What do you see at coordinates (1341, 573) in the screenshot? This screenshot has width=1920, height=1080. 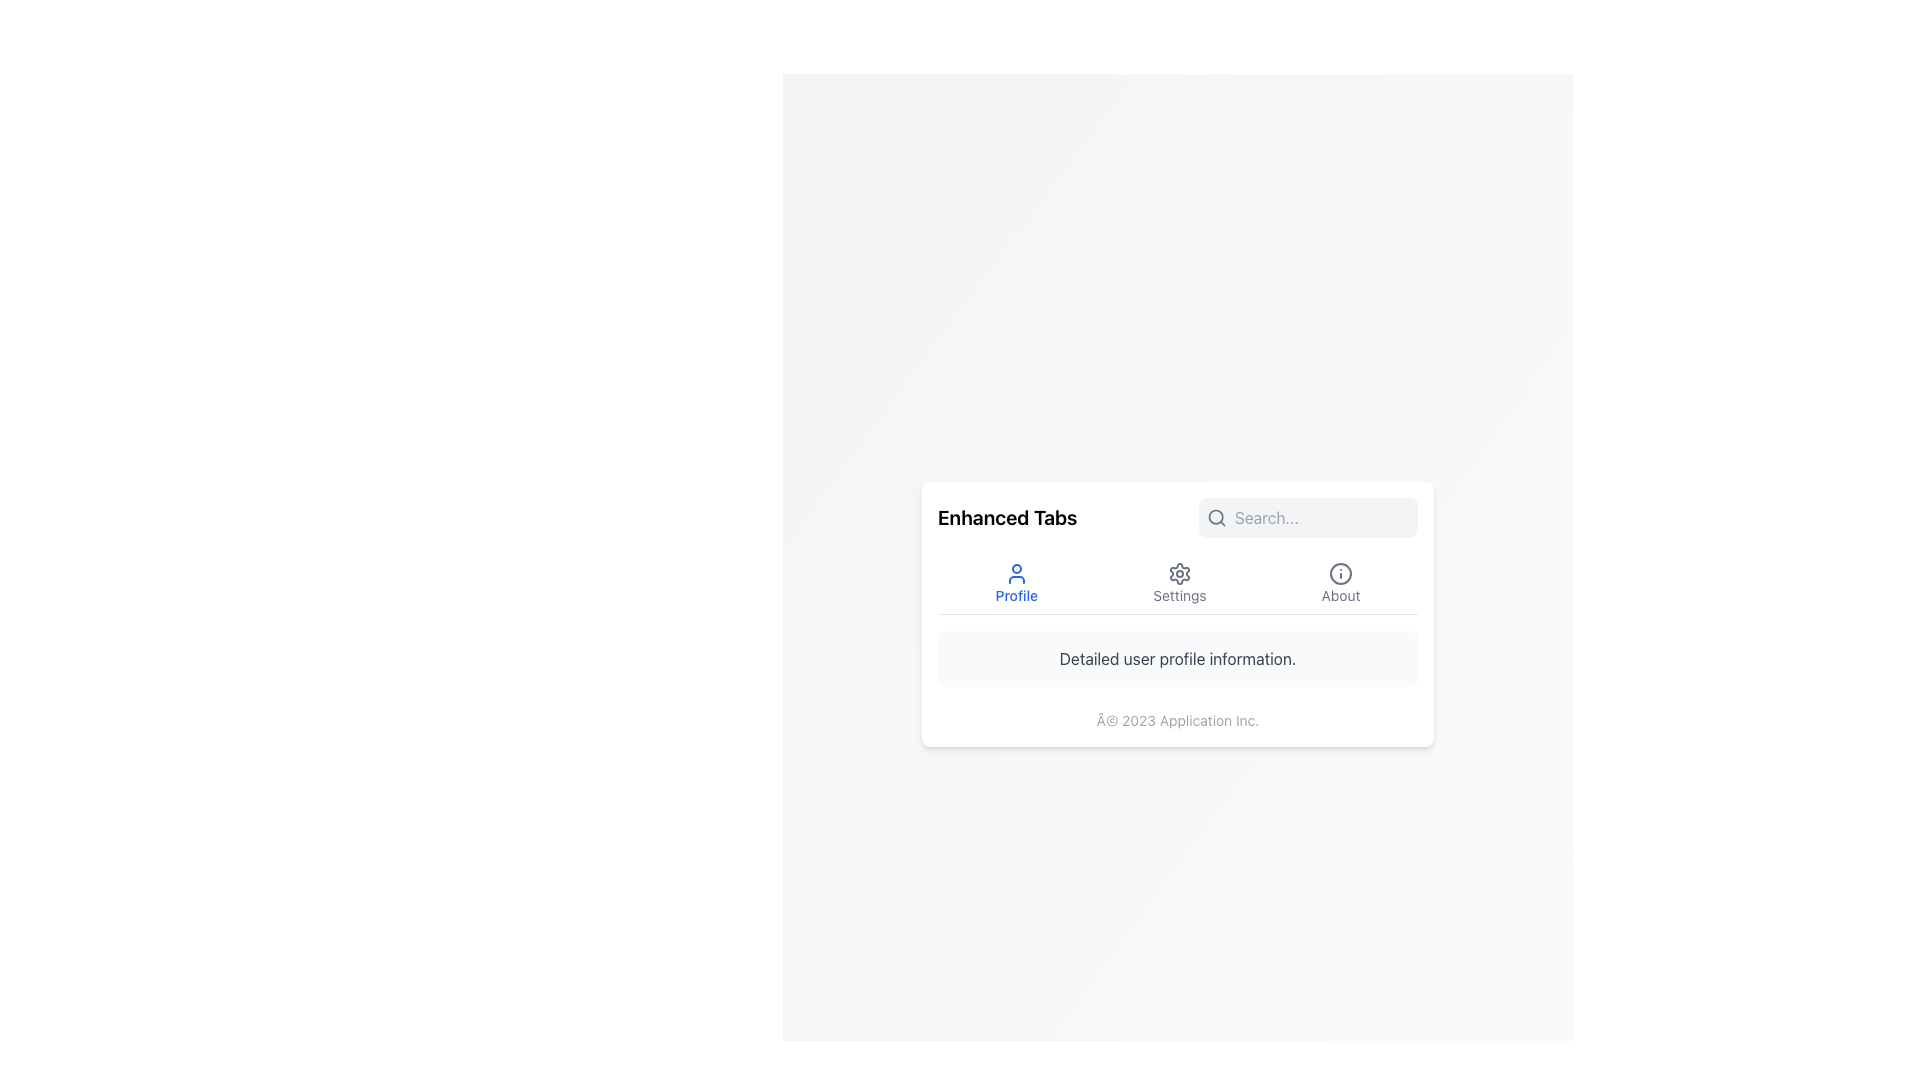 I see `the circular information icon containing an 'i' symbol` at bounding box center [1341, 573].